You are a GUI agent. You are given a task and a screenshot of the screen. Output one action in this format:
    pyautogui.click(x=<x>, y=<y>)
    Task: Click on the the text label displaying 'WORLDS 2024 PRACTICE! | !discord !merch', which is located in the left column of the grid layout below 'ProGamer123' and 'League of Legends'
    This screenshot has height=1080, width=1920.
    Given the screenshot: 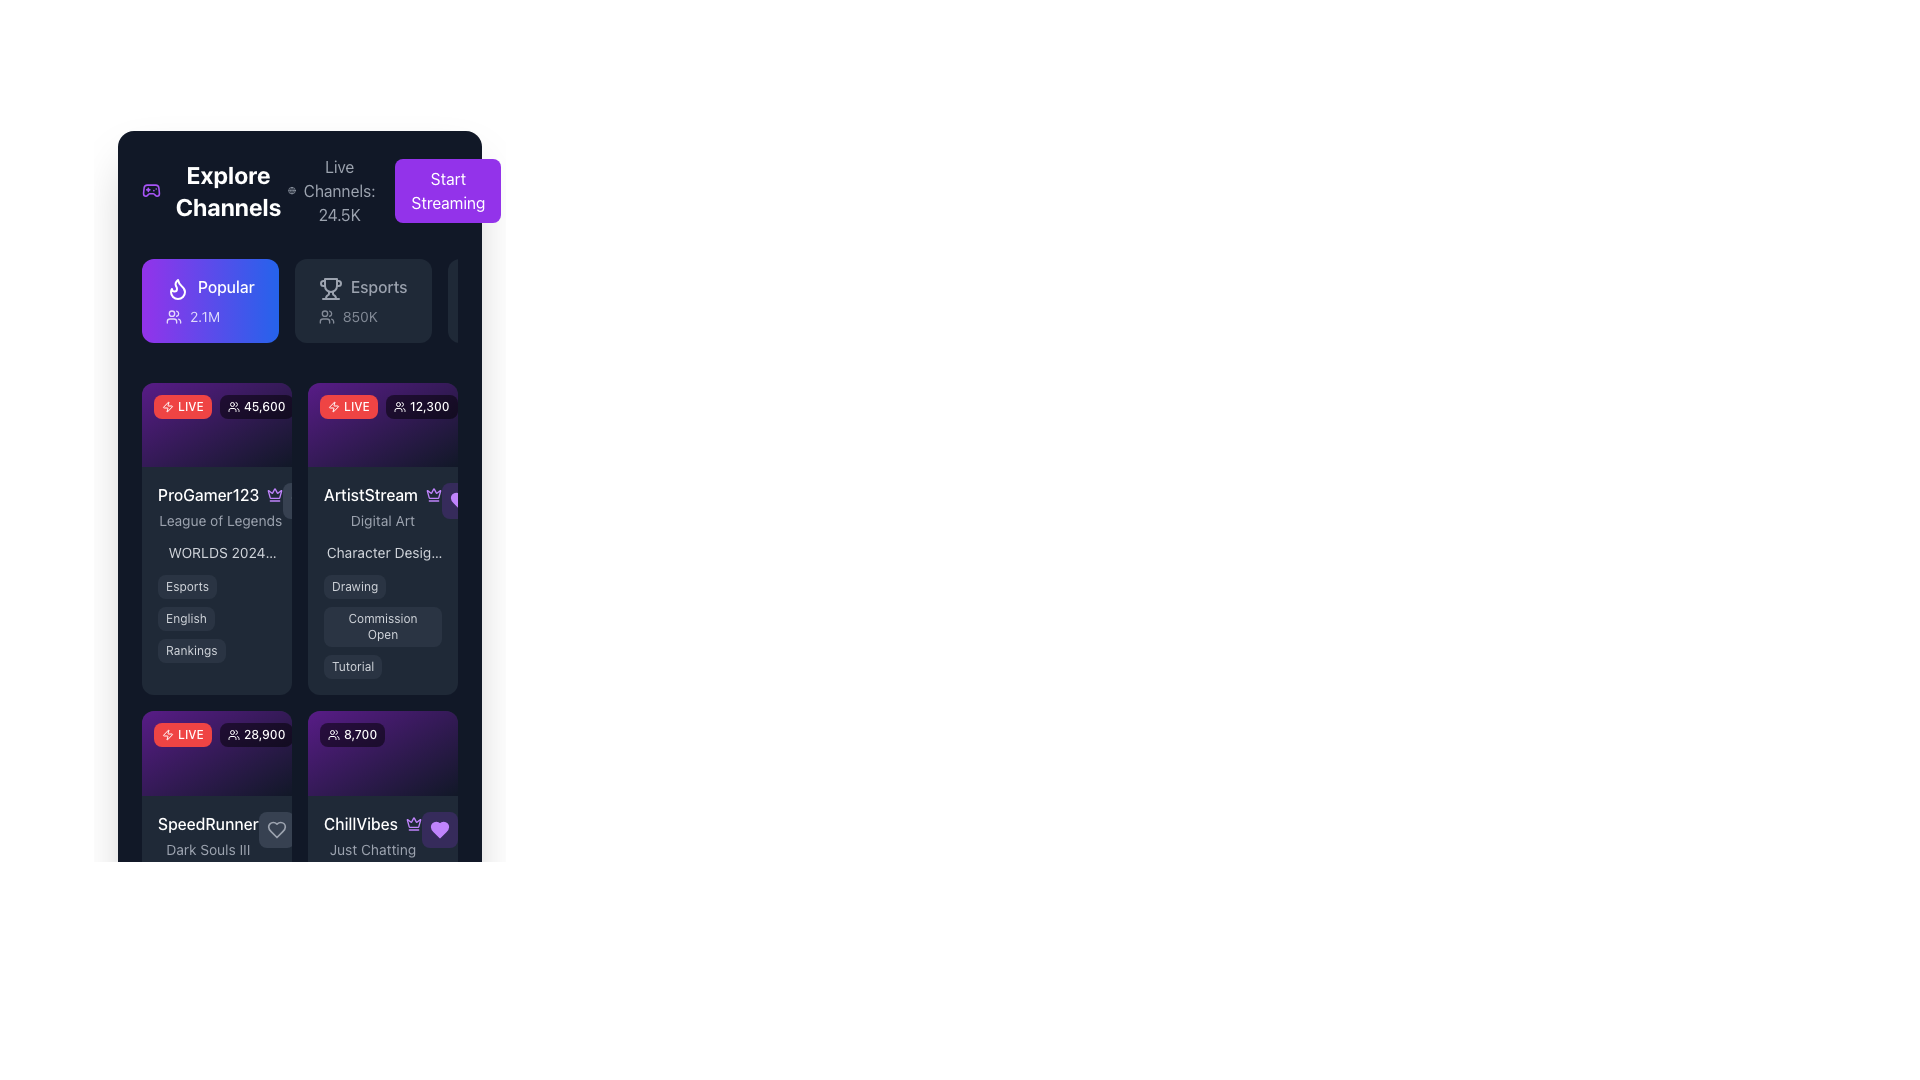 What is the action you would take?
    pyautogui.click(x=216, y=552)
    